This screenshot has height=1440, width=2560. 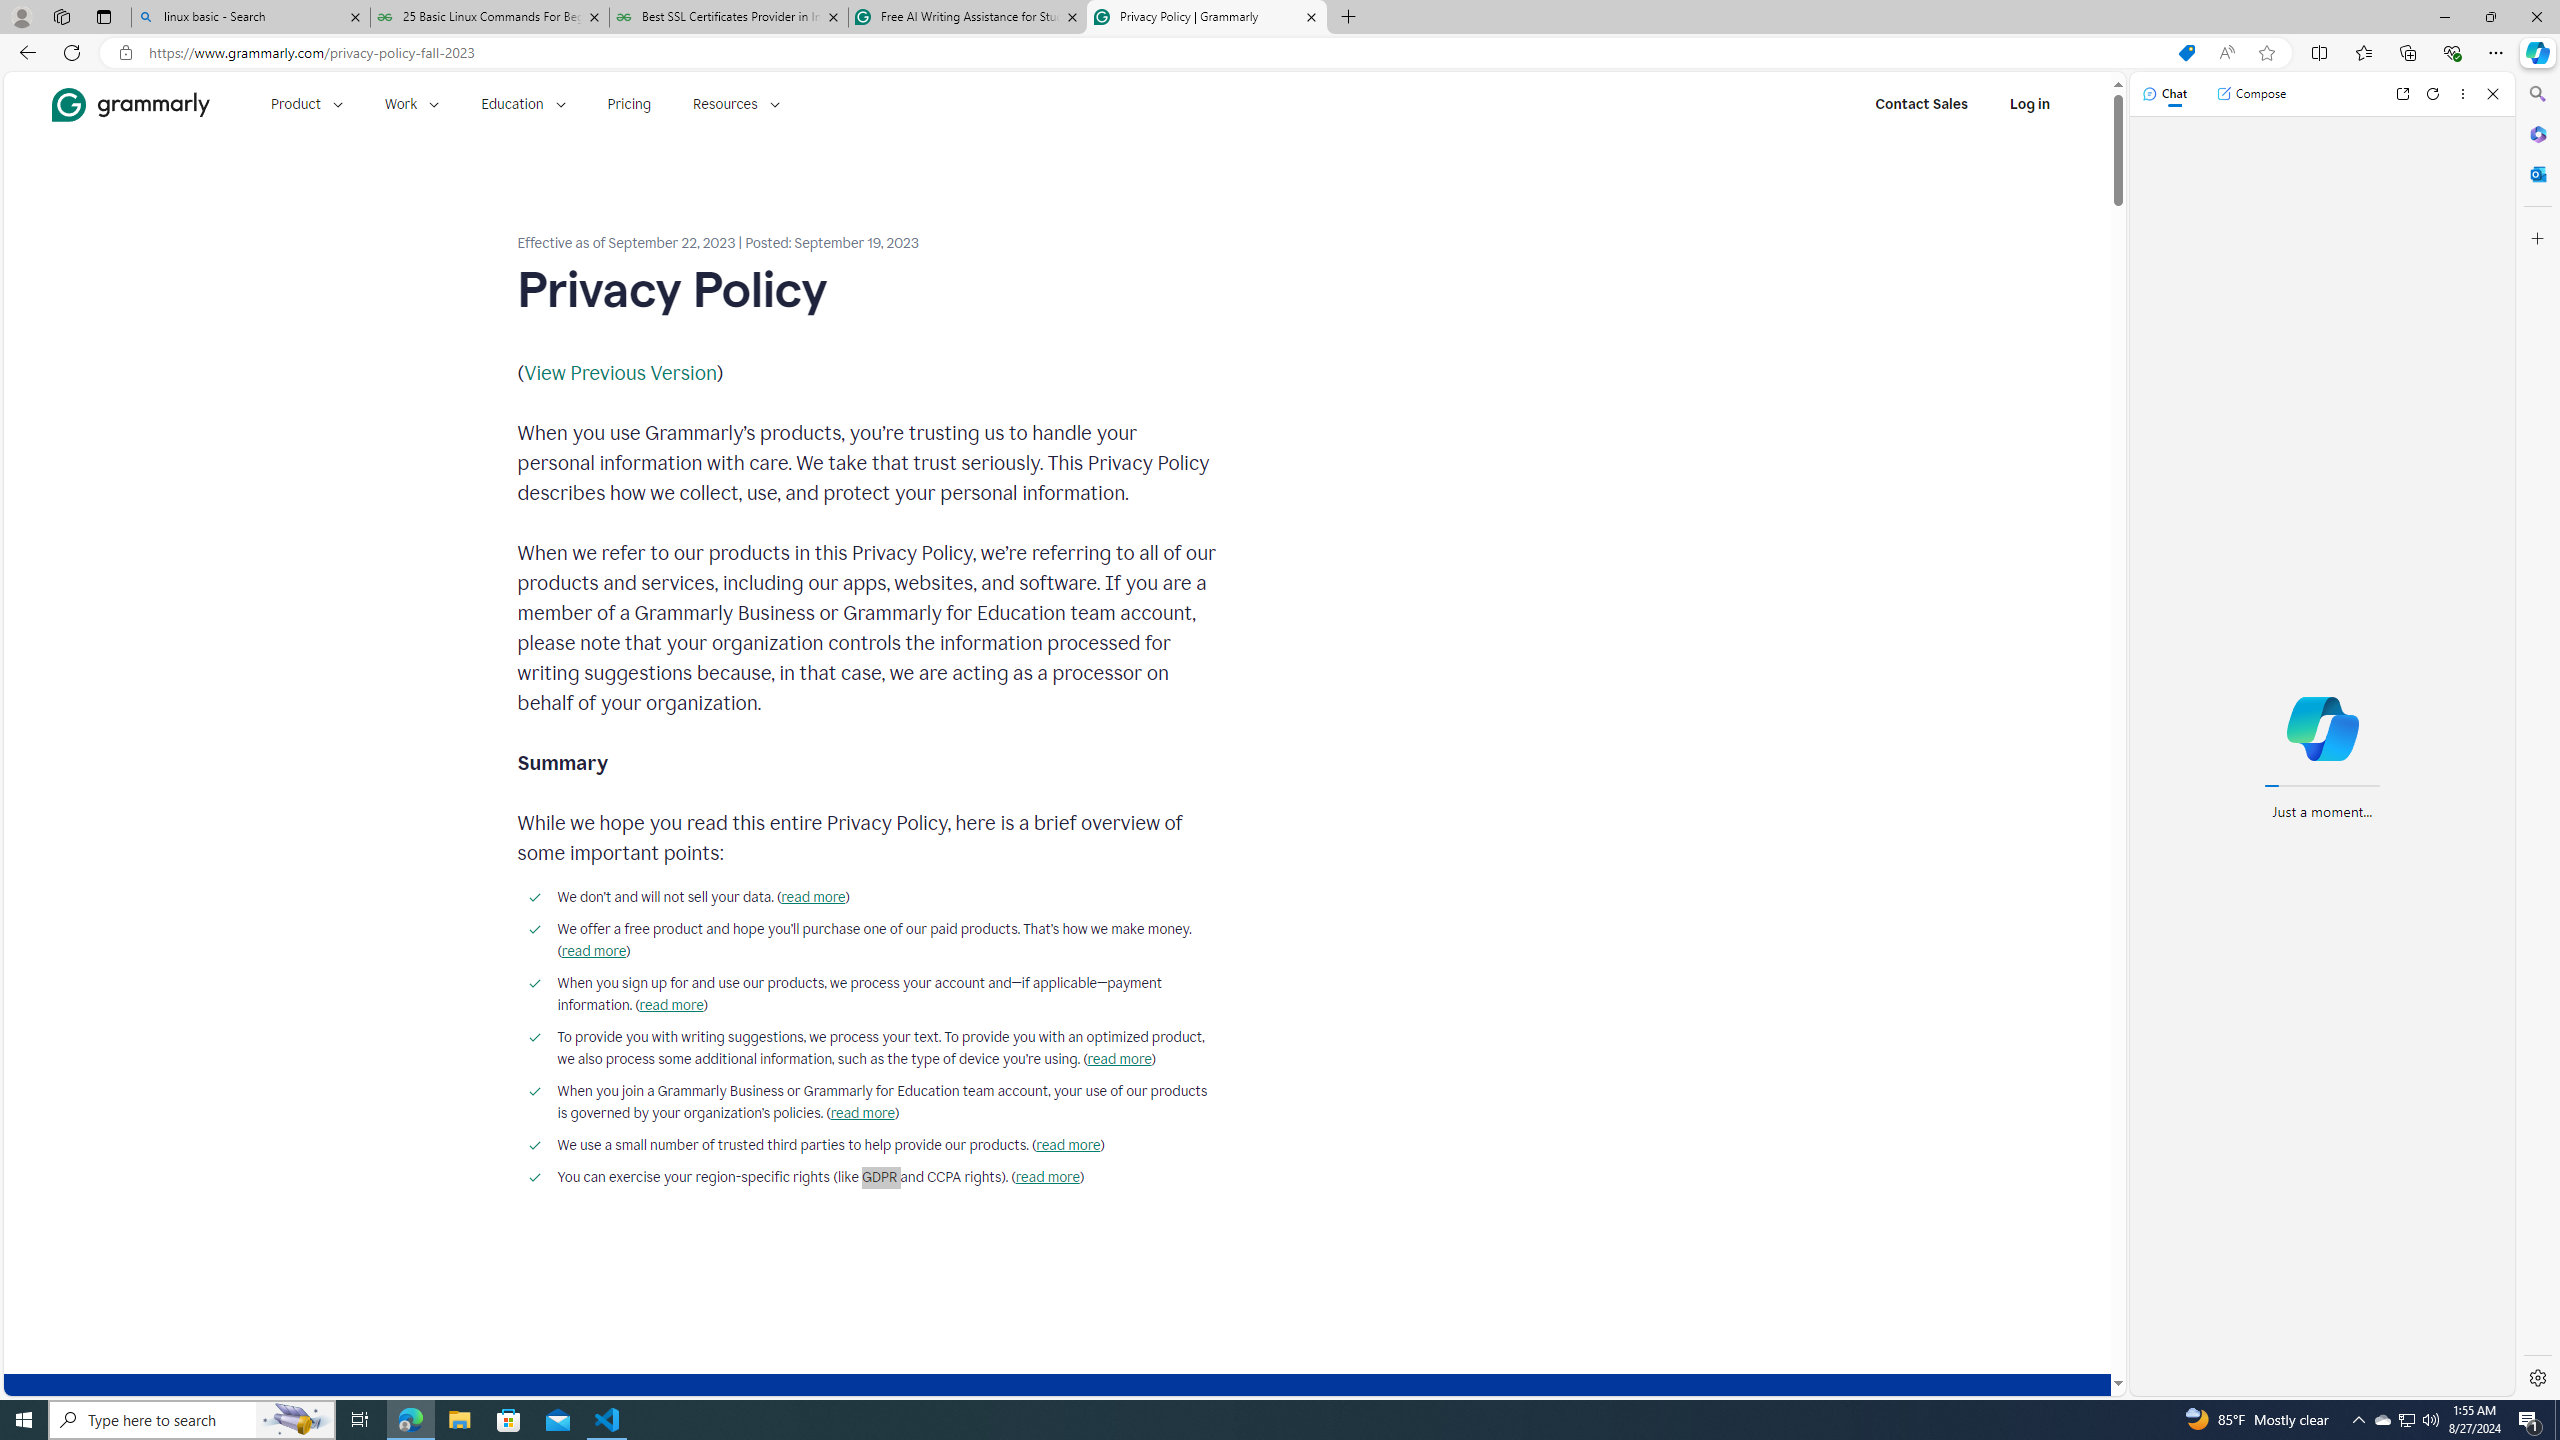 I want to click on 'Resources', so click(x=737, y=103).